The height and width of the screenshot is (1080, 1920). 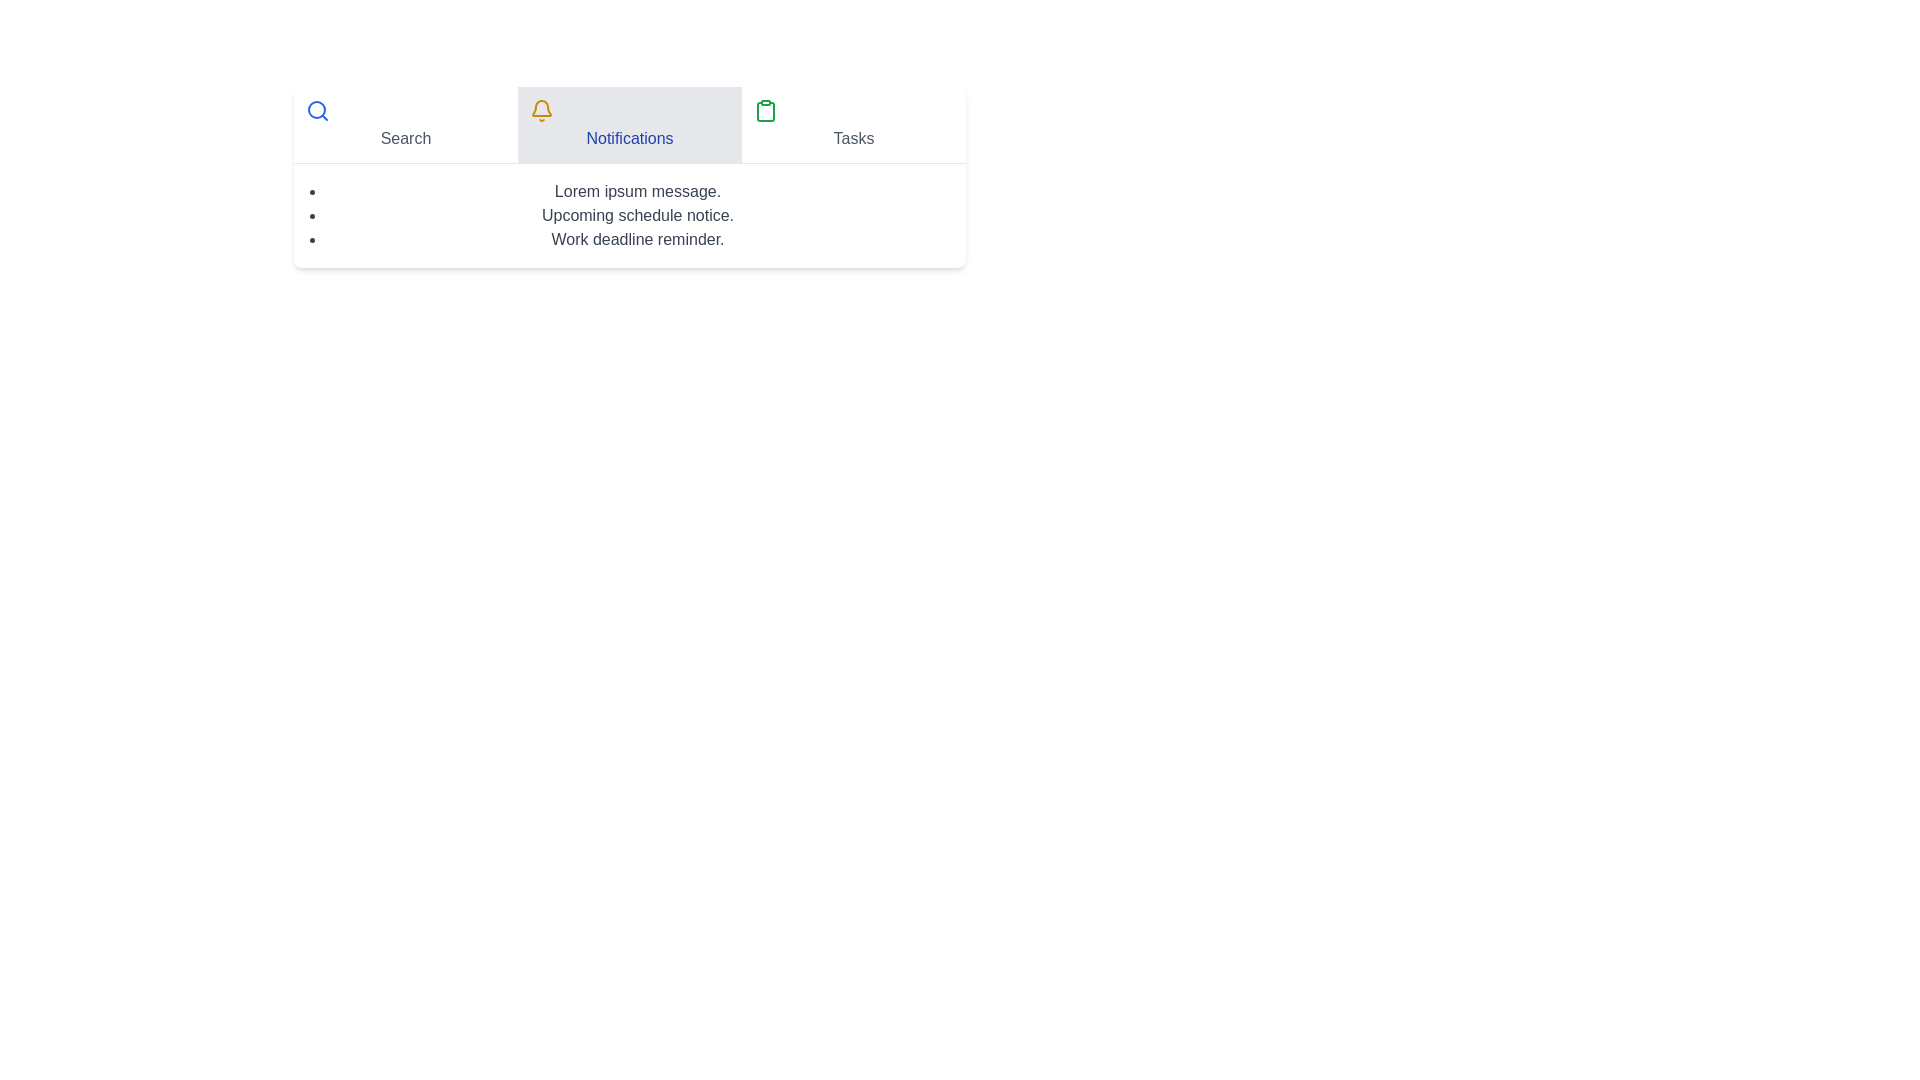 What do you see at coordinates (854, 124) in the screenshot?
I see `the Tasks tab` at bounding box center [854, 124].